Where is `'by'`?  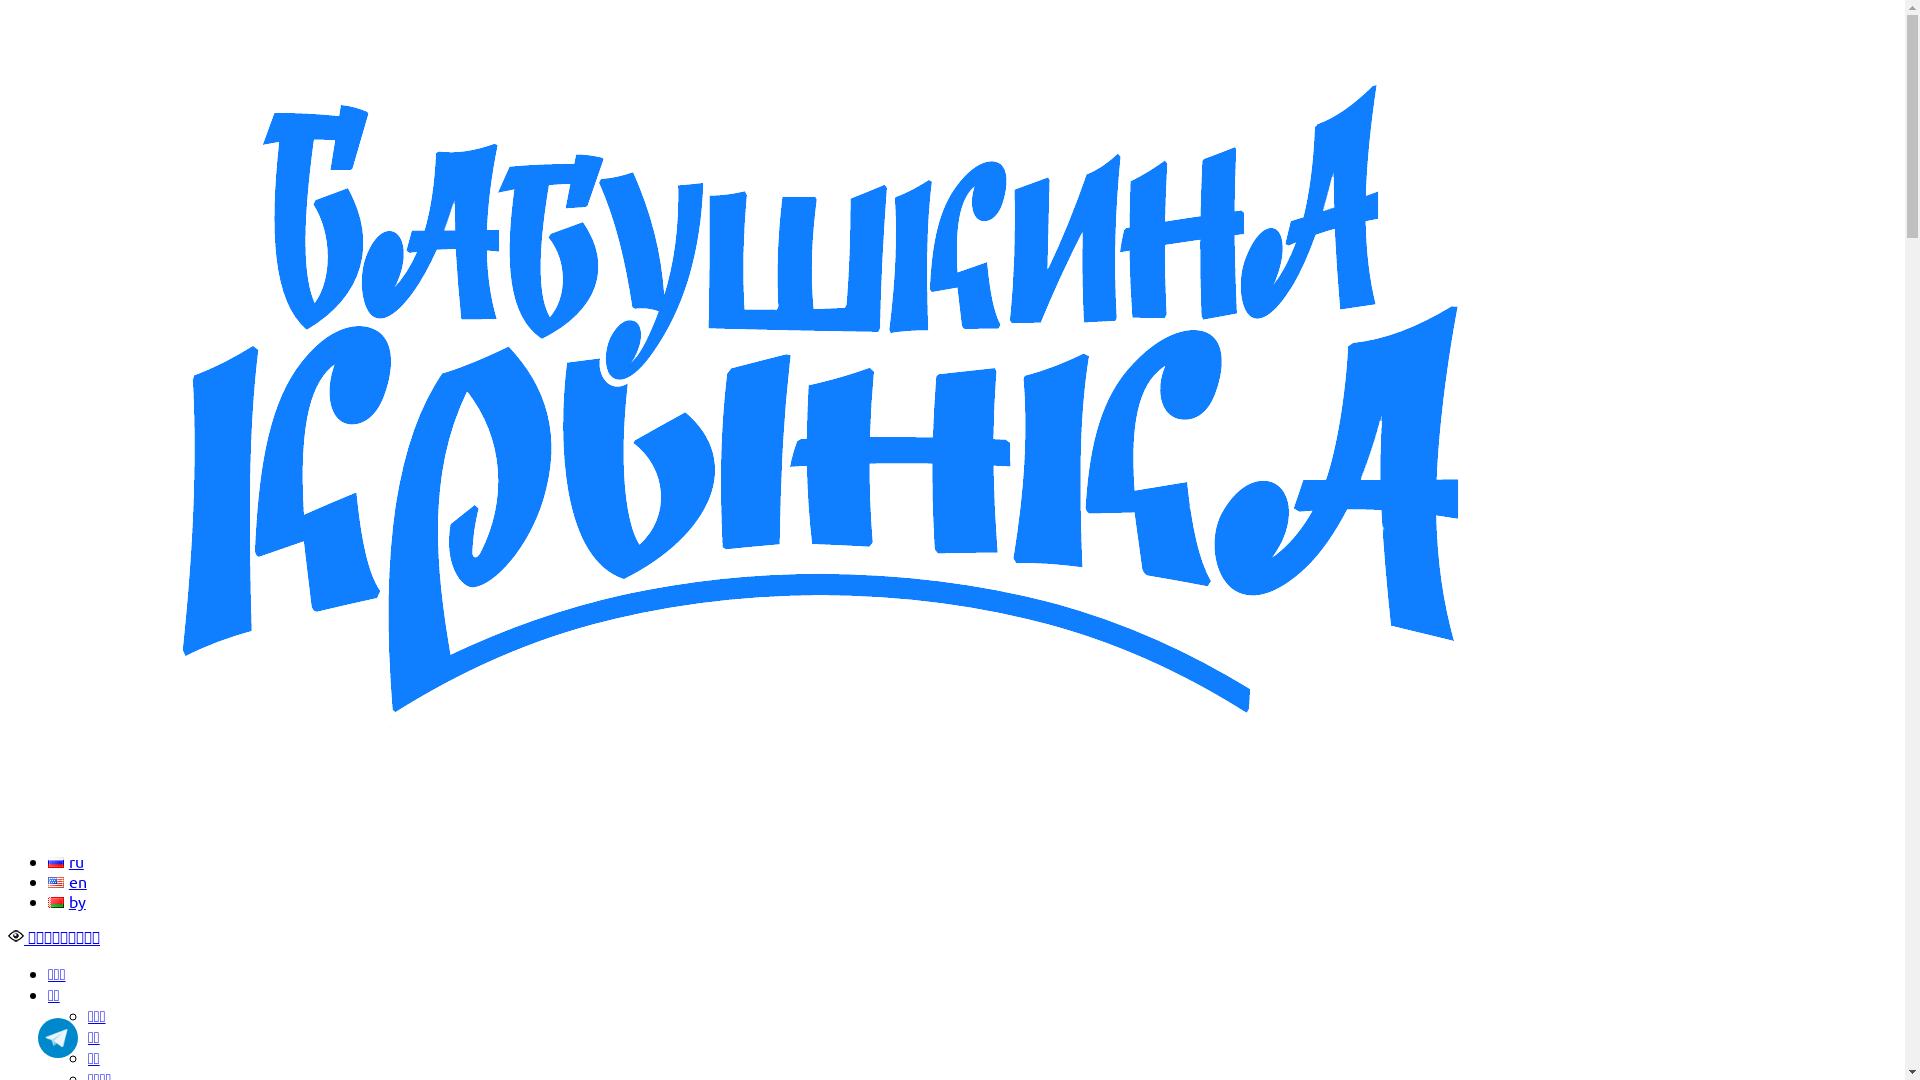 'by' is located at coordinates (67, 901).